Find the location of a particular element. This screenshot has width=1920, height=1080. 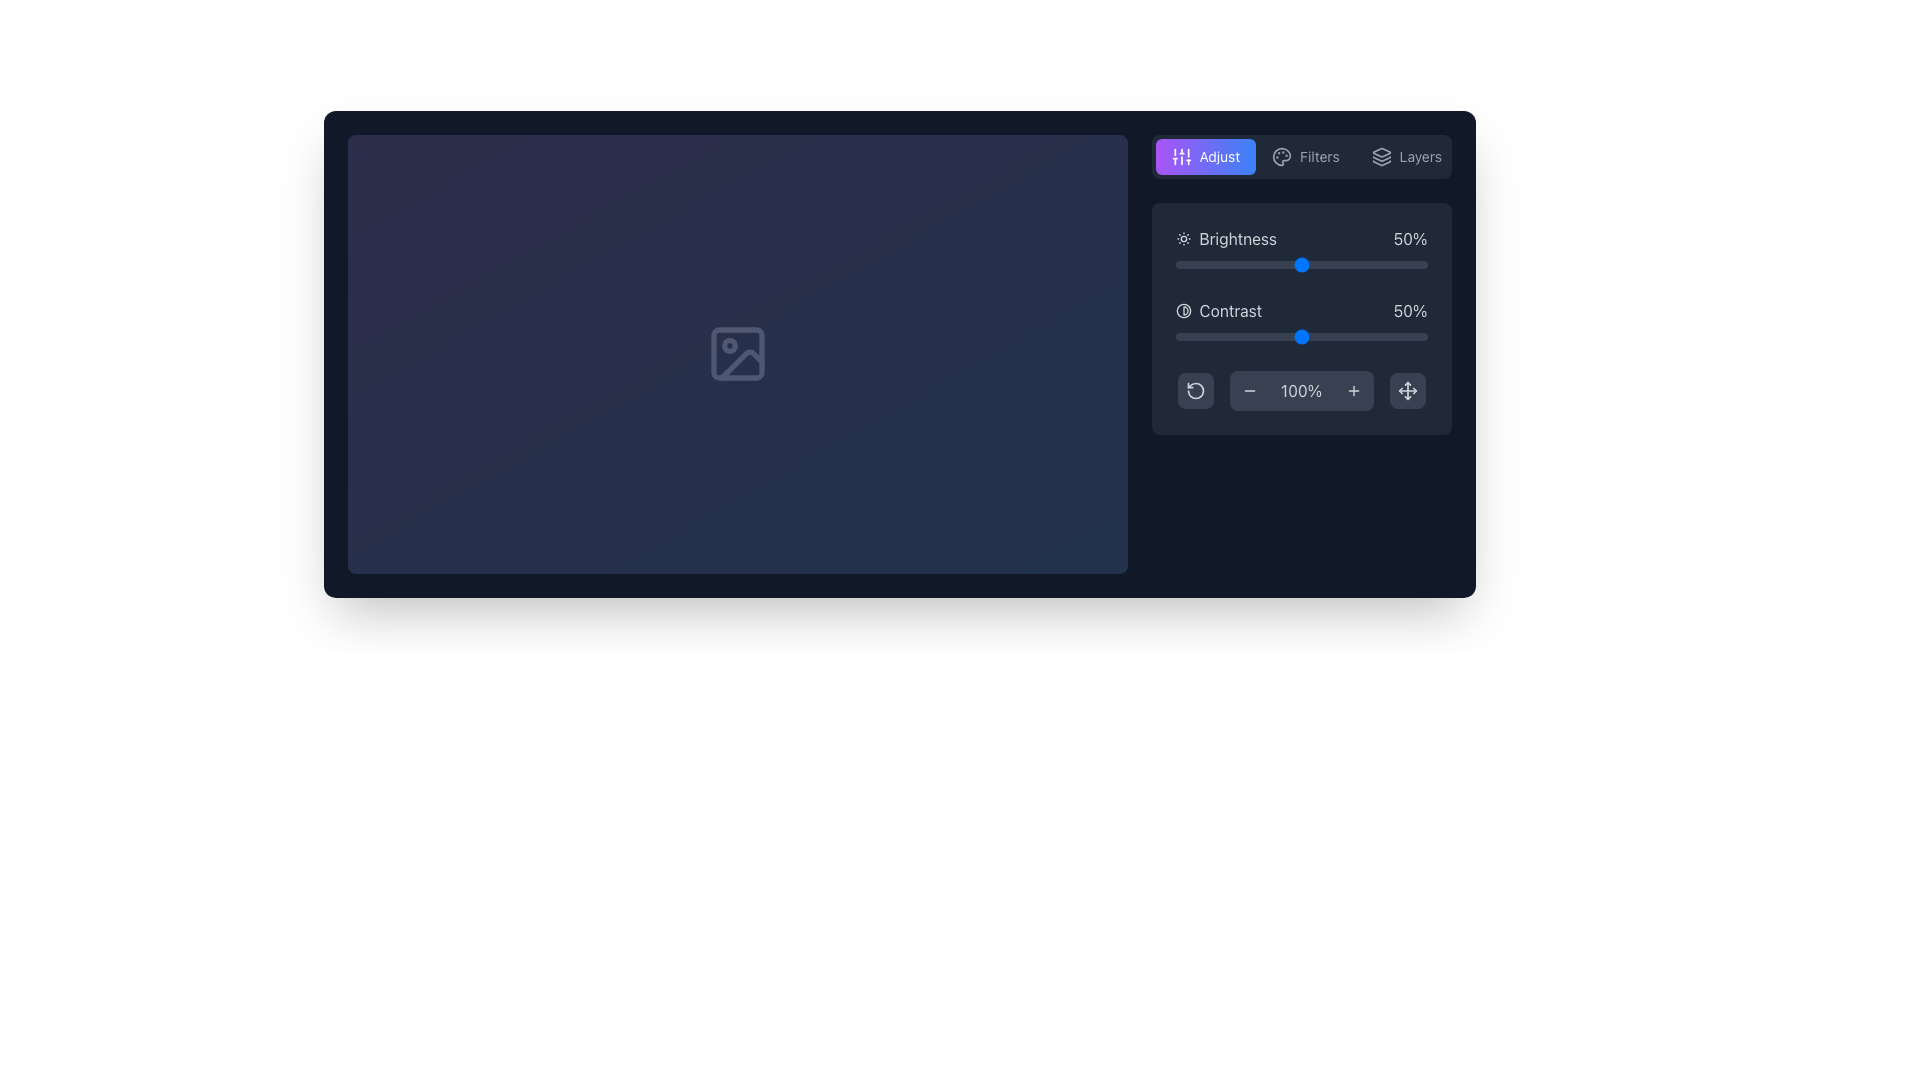

the contrast is located at coordinates (1316, 335).